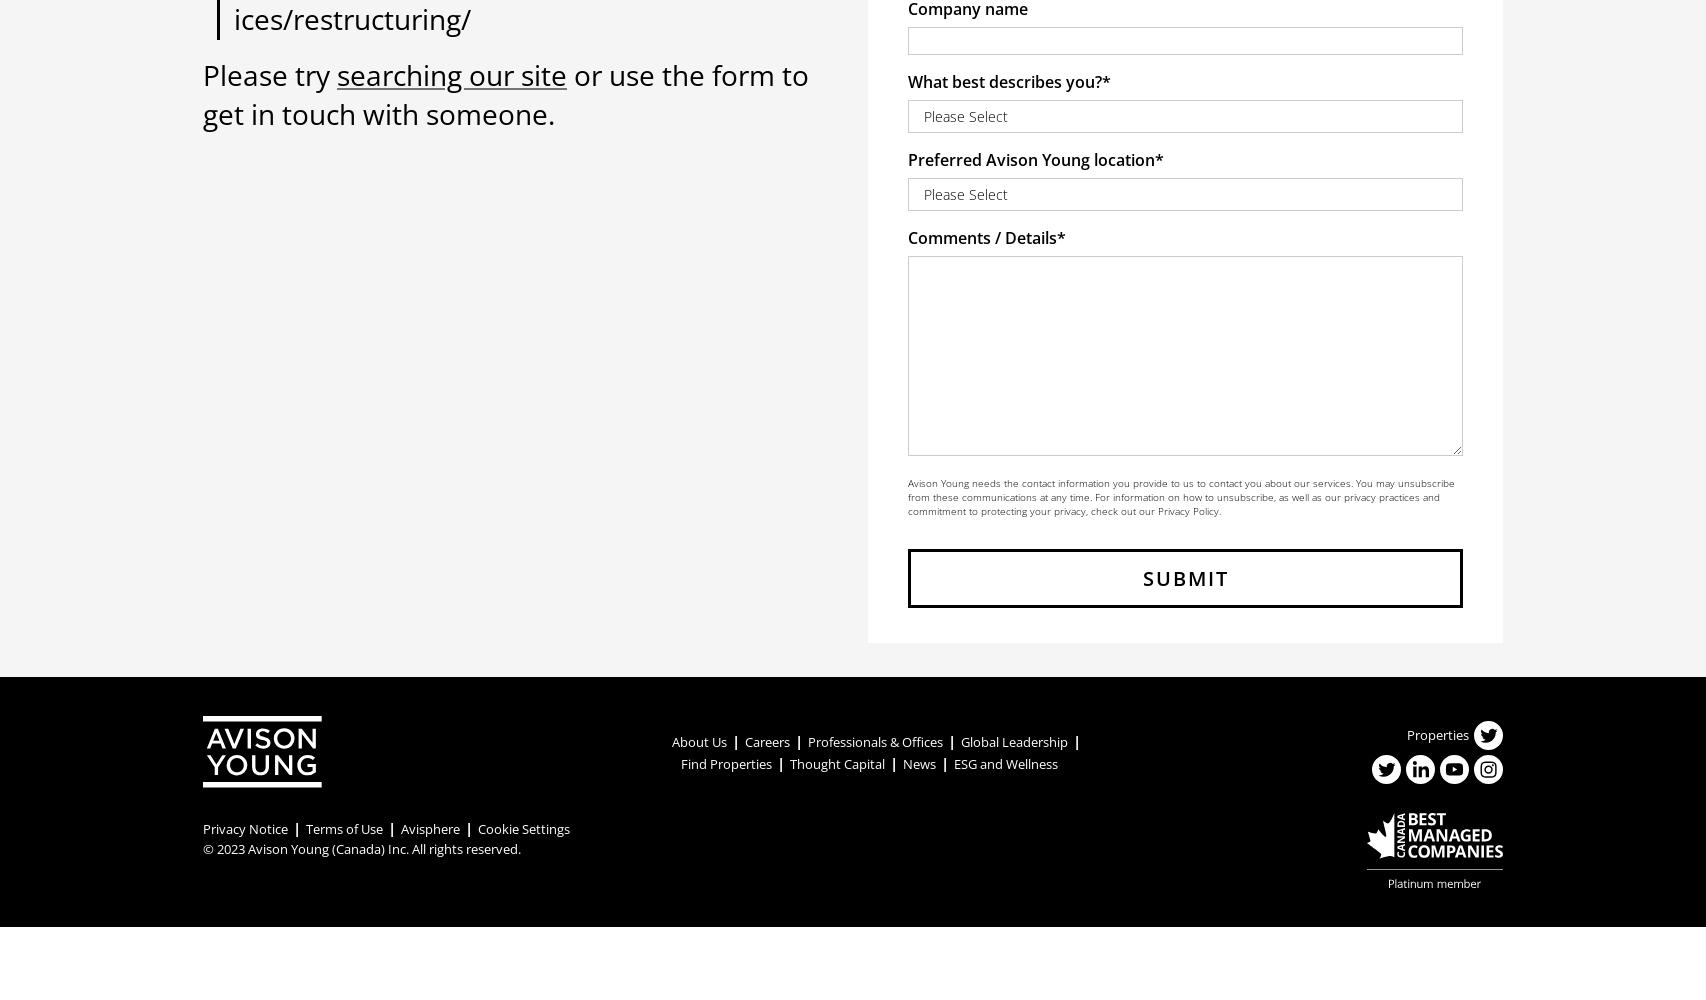 The width and height of the screenshot is (1706, 1000). What do you see at coordinates (1013, 740) in the screenshot?
I see `'Global Leadership'` at bounding box center [1013, 740].